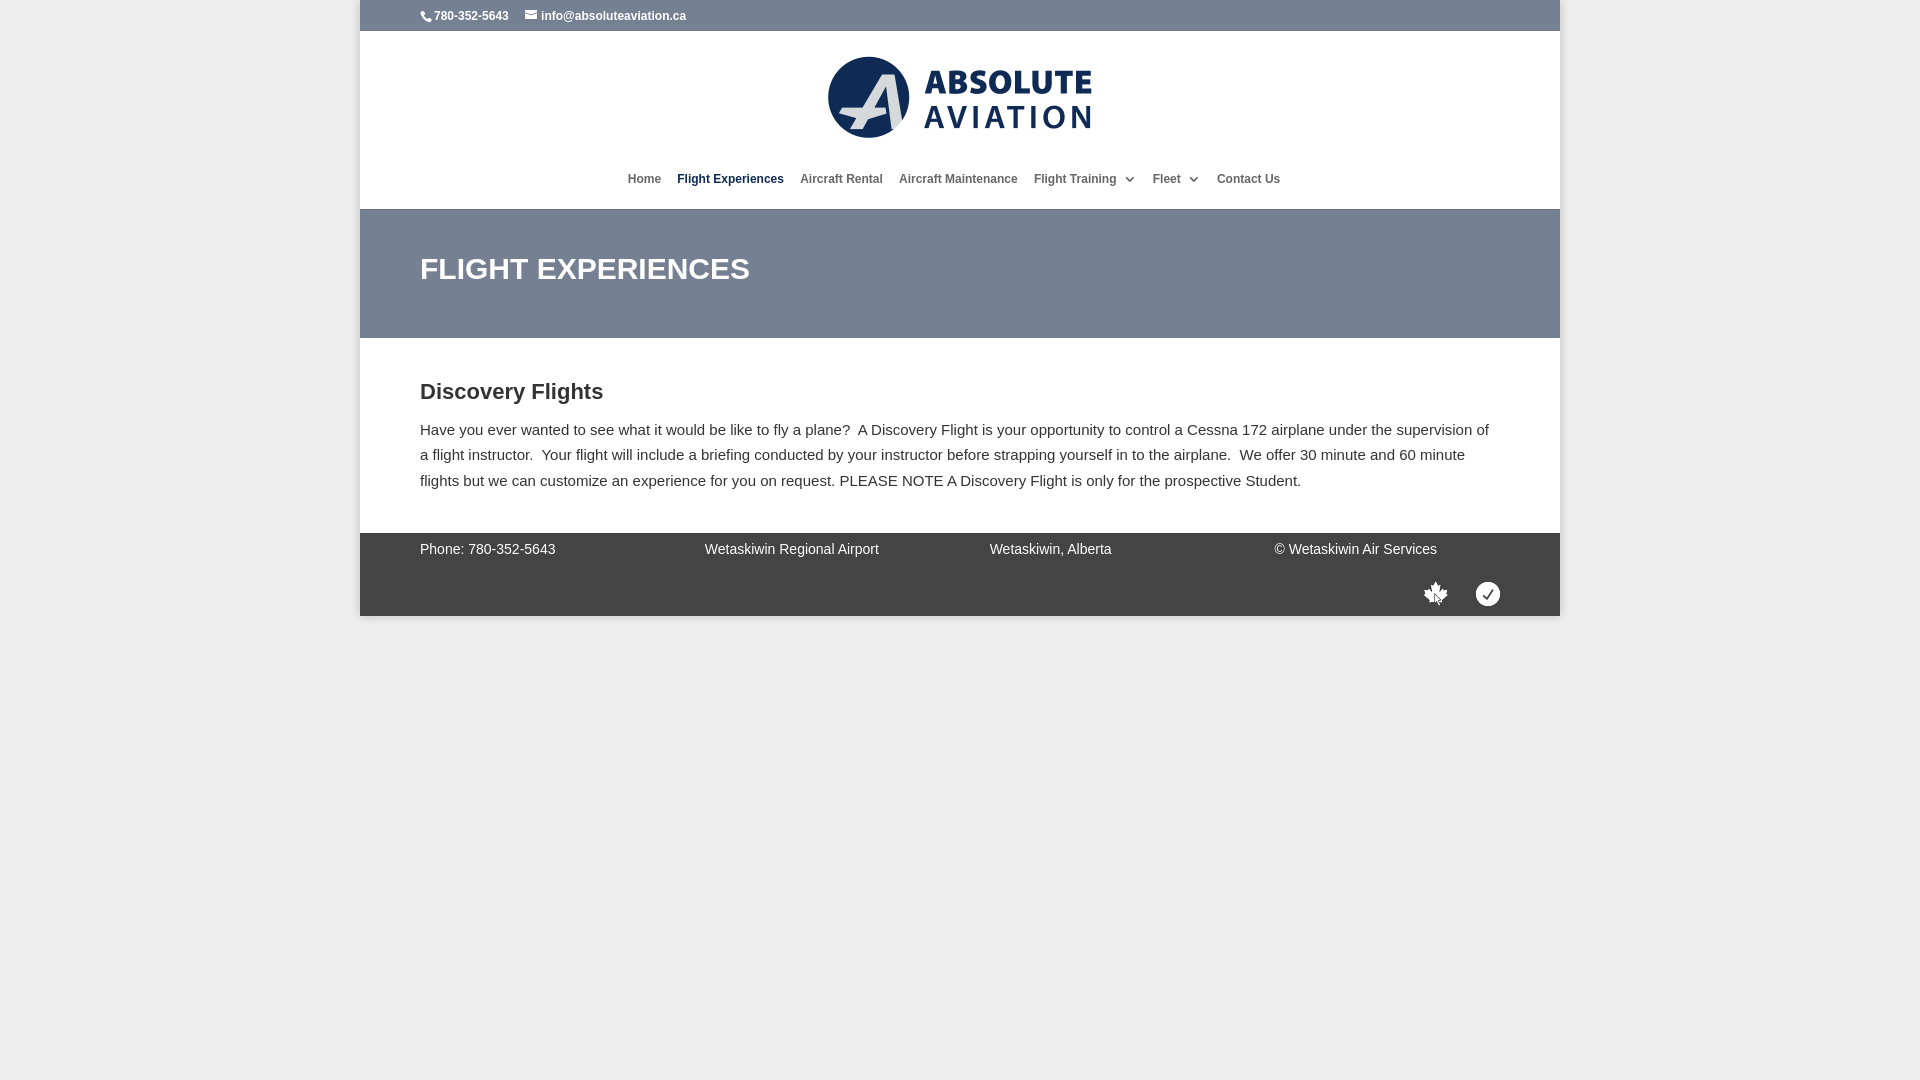  Describe the element at coordinates (627, 191) in the screenshot. I see `'Home'` at that location.